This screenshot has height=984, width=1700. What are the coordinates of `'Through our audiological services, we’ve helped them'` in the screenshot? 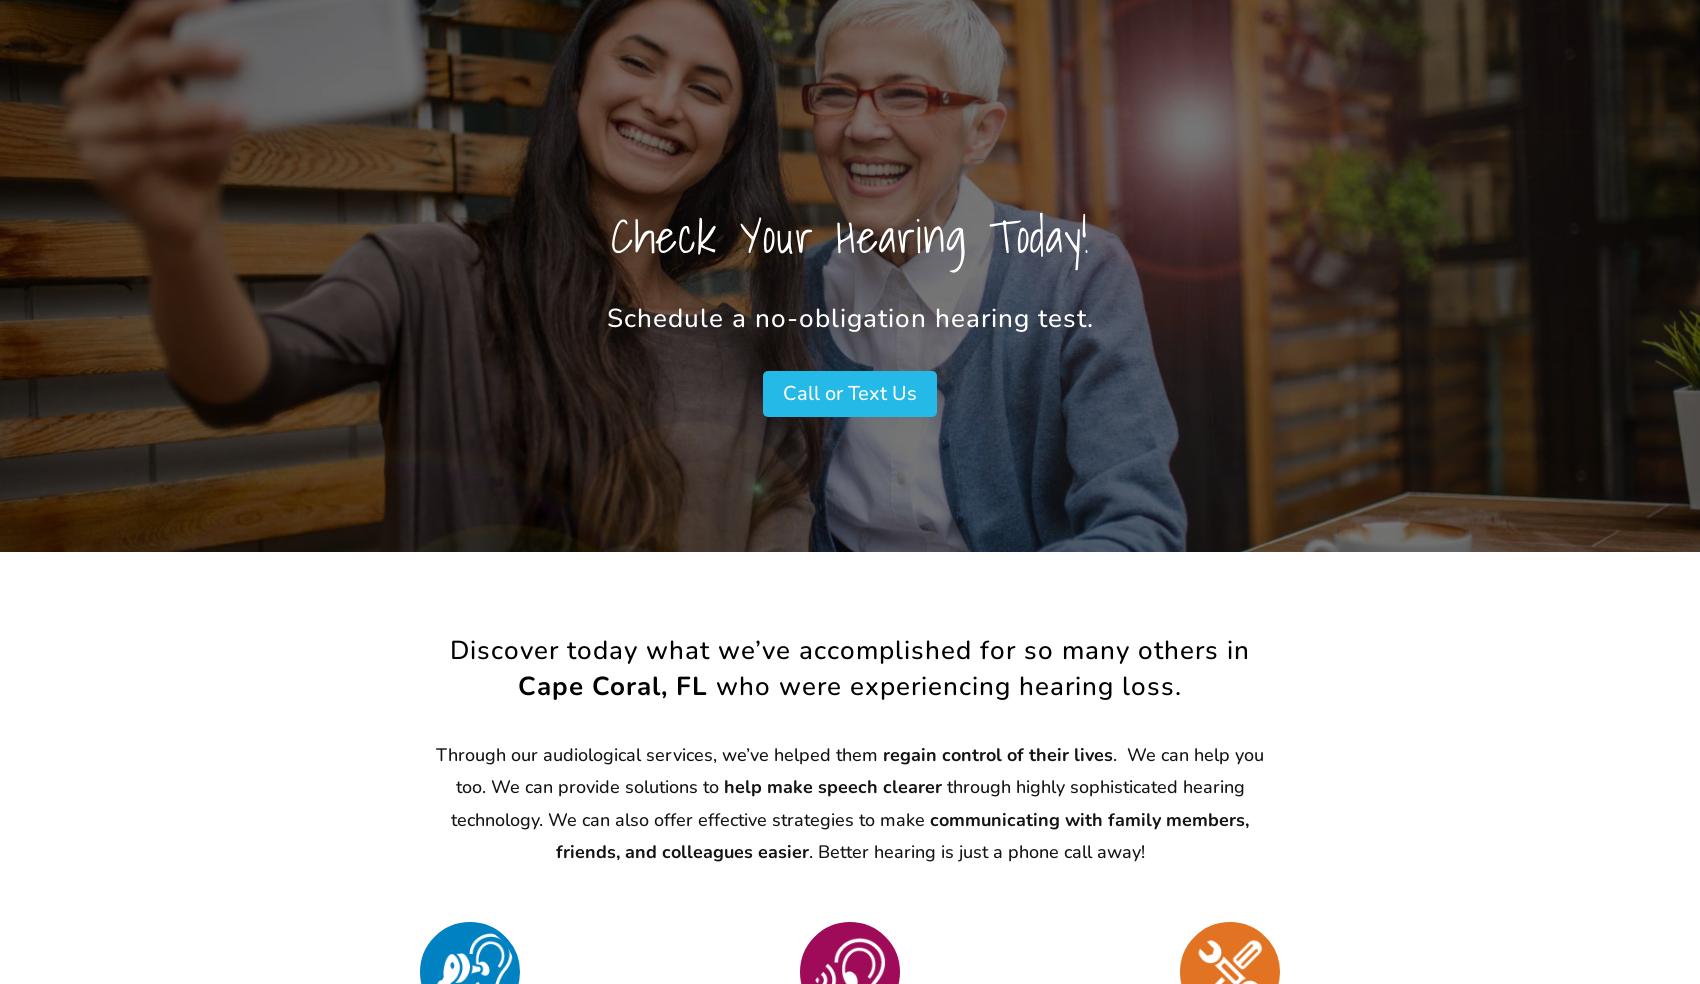 It's located at (659, 753).